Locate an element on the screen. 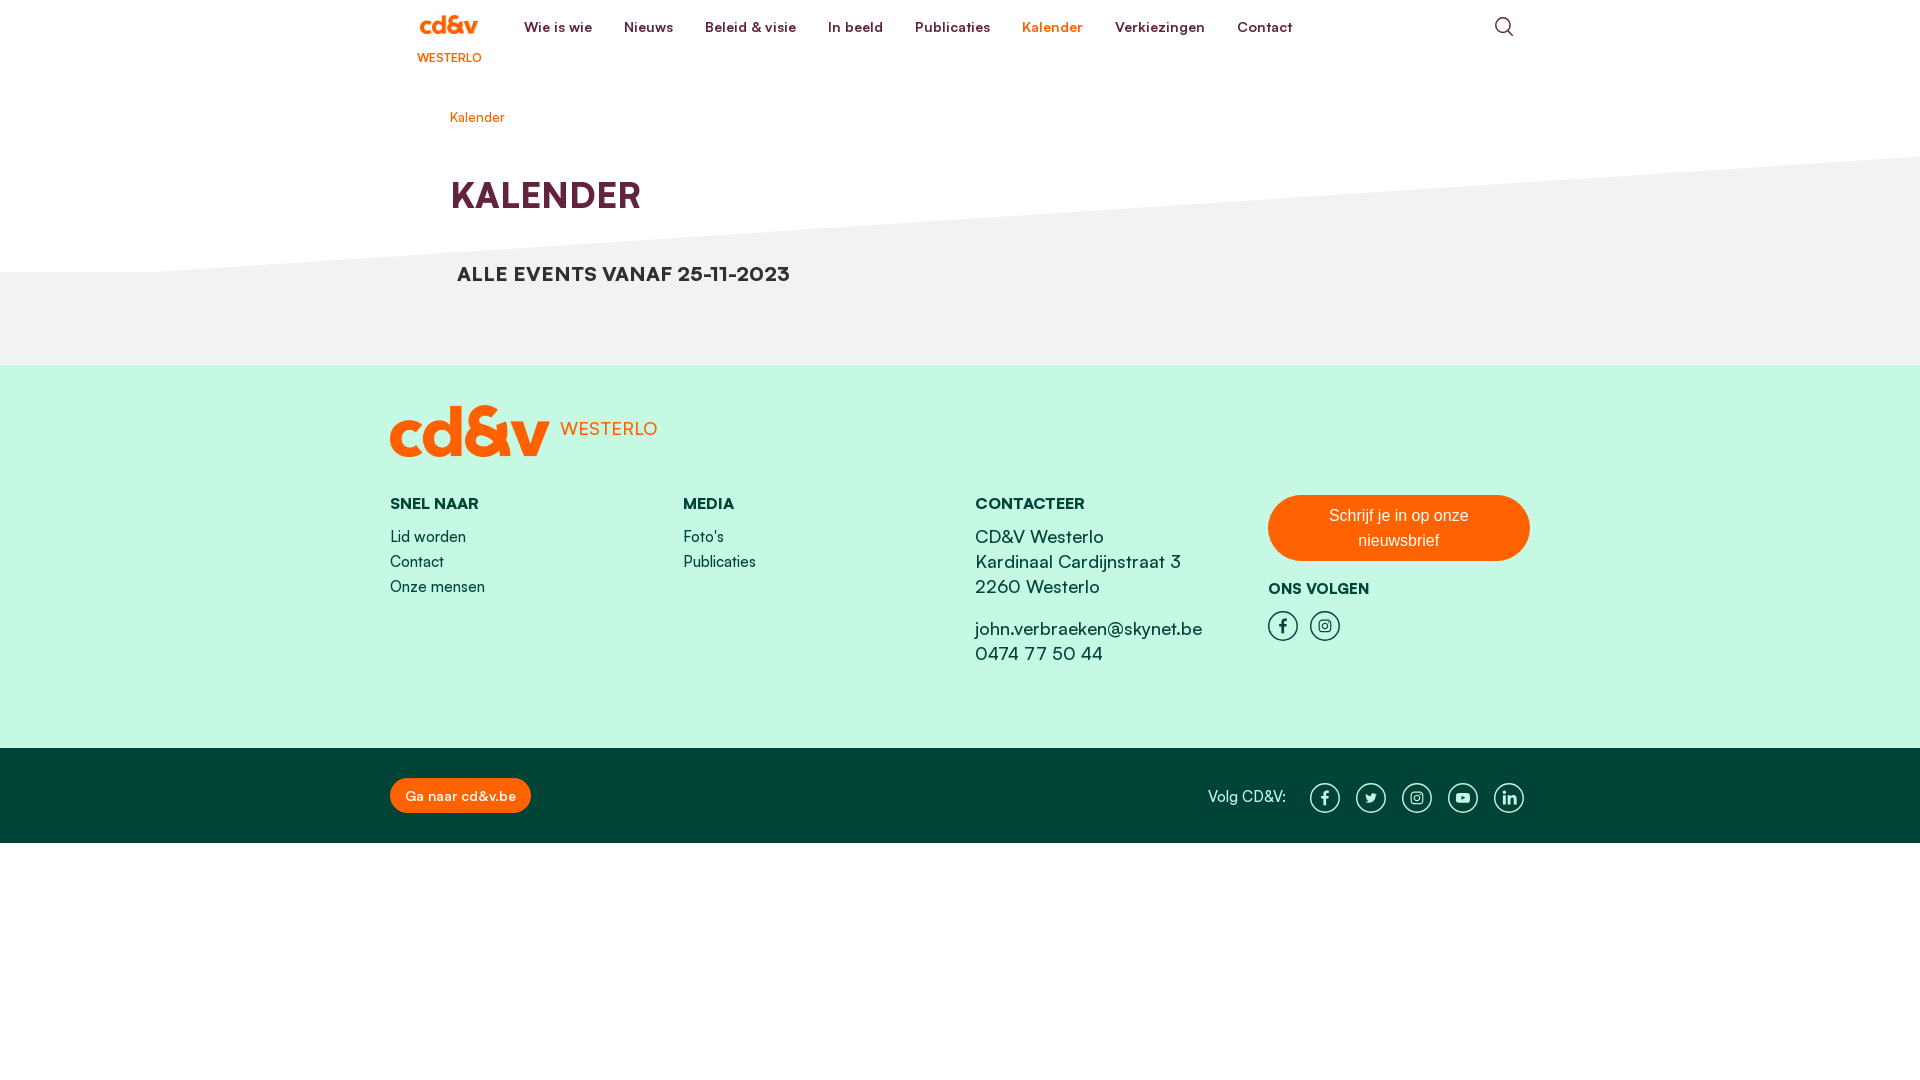 The width and height of the screenshot is (1920, 1080). 'Onze mensen' is located at coordinates (436, 585).